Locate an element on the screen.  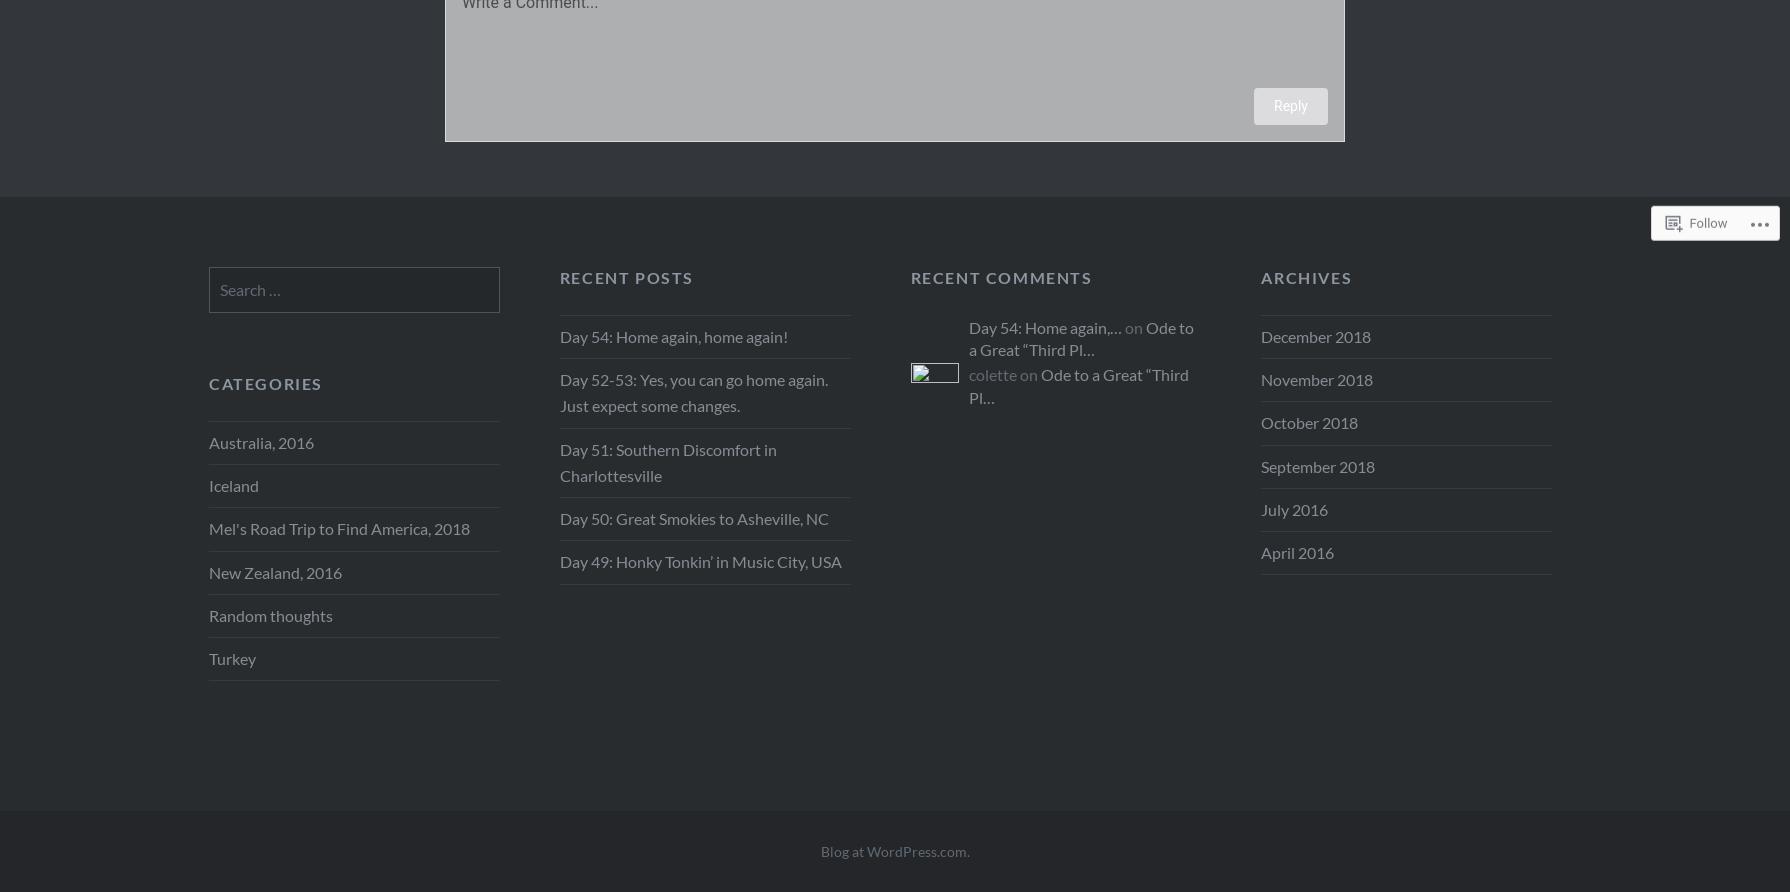
'New Zealand, 2016' is located at coordinates (275, 570).